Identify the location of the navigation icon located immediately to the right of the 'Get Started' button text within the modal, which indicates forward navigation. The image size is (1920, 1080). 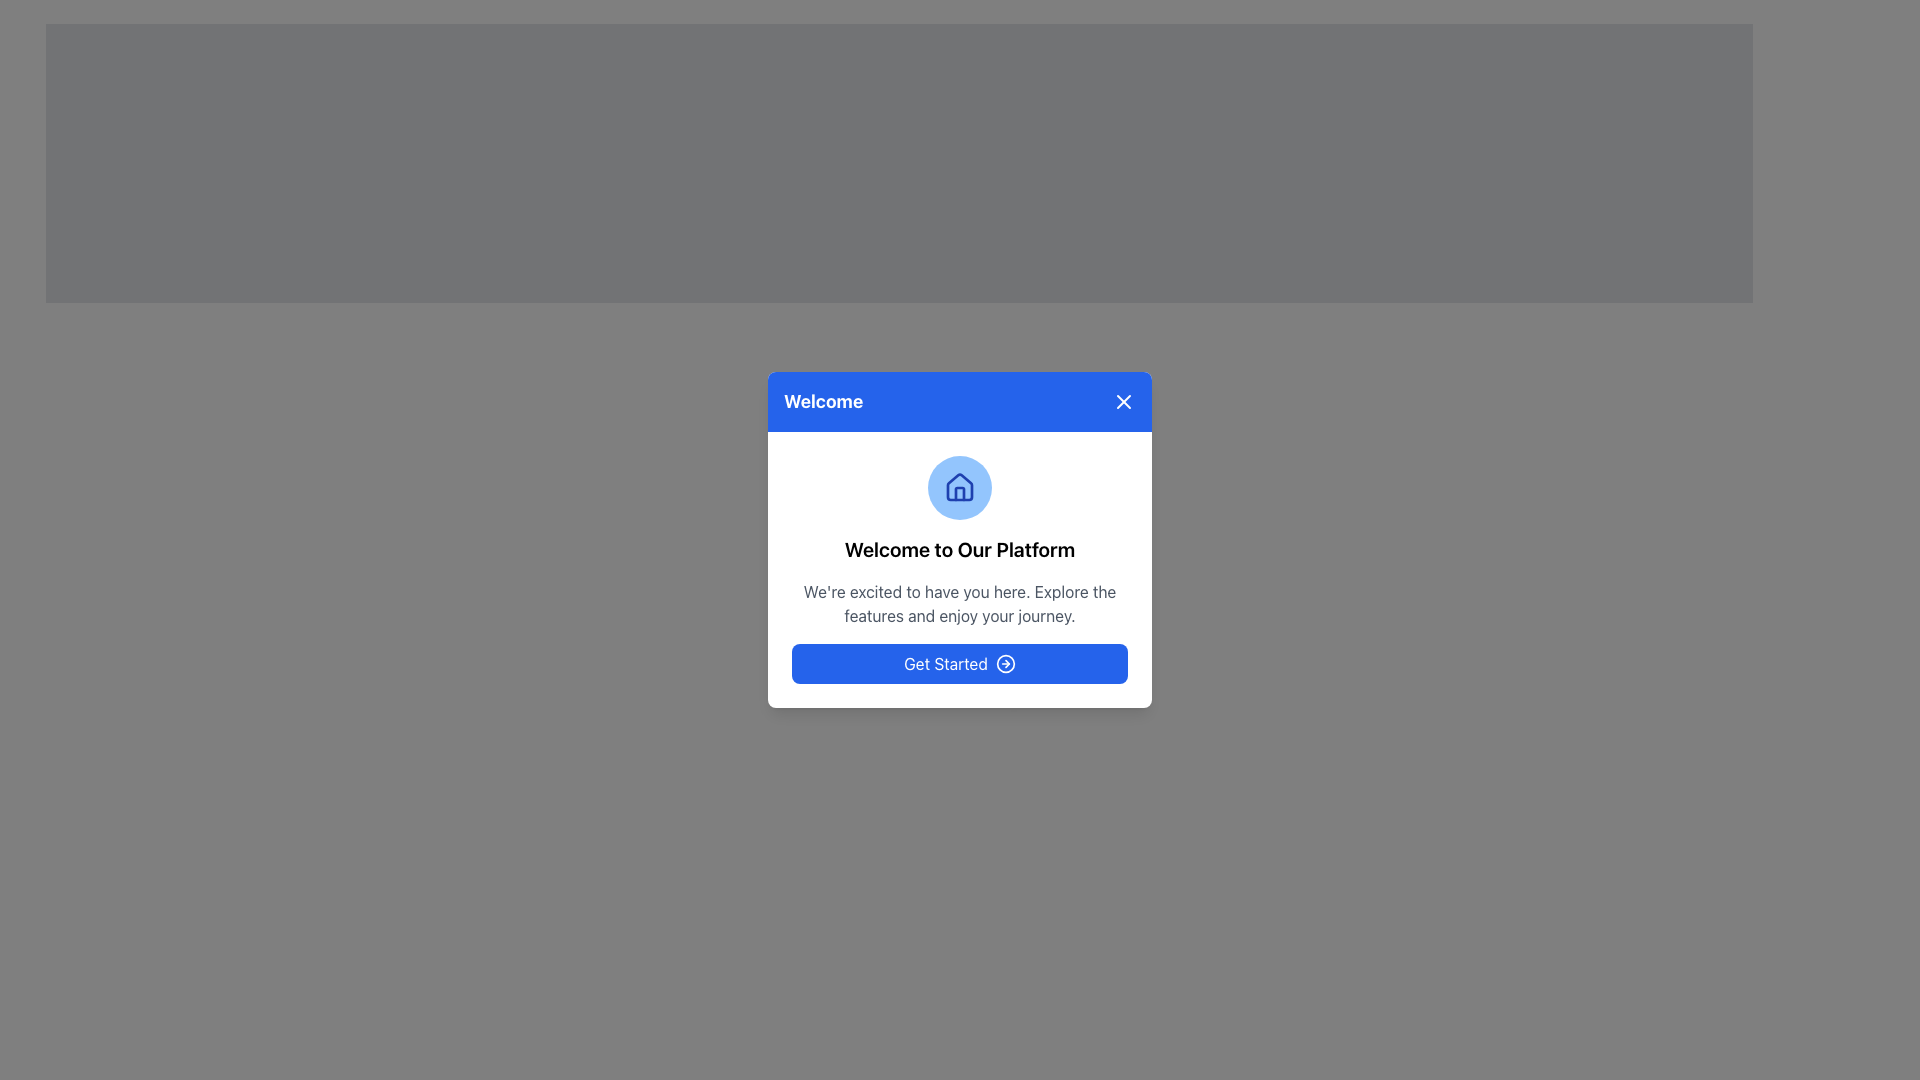
(1005, 663).